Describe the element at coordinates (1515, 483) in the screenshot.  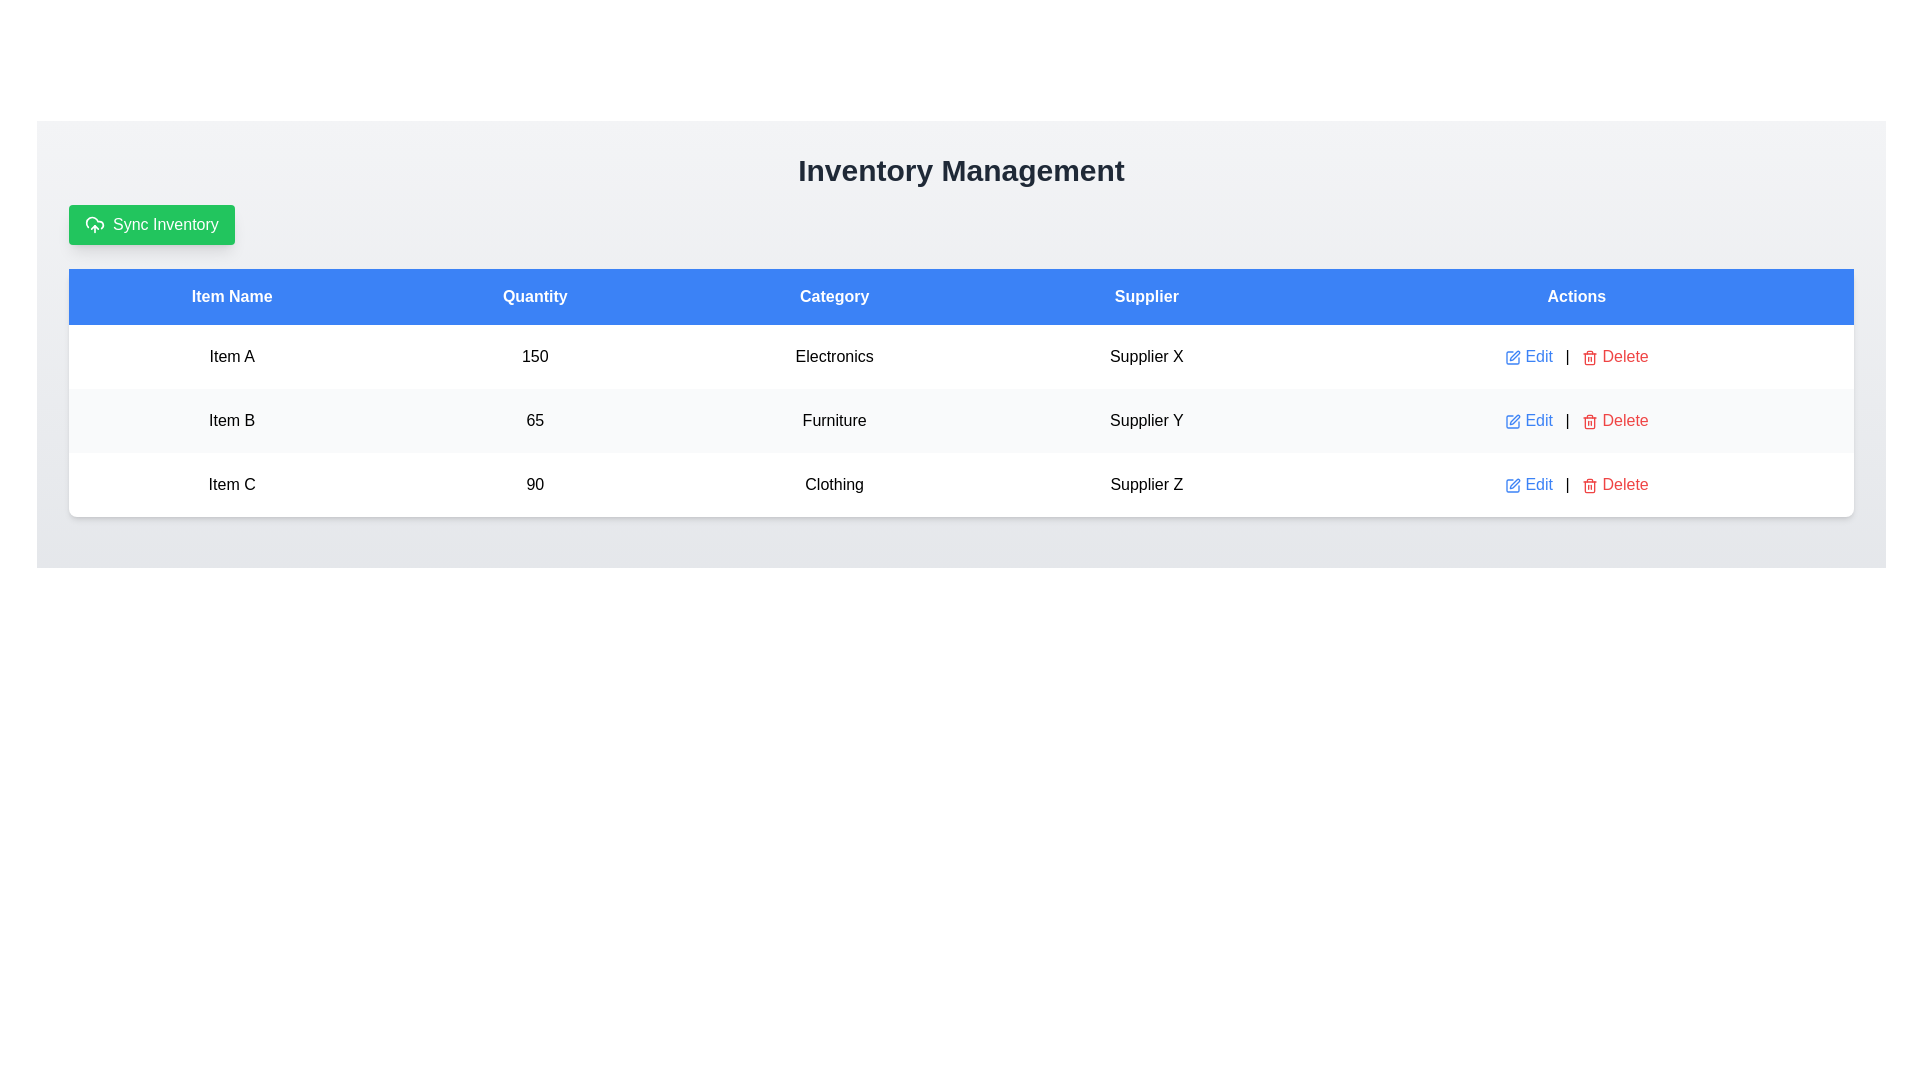
I see `the editing icon located under the 'Actions' column in the row corresponding to the item to initiate an action` at that location.